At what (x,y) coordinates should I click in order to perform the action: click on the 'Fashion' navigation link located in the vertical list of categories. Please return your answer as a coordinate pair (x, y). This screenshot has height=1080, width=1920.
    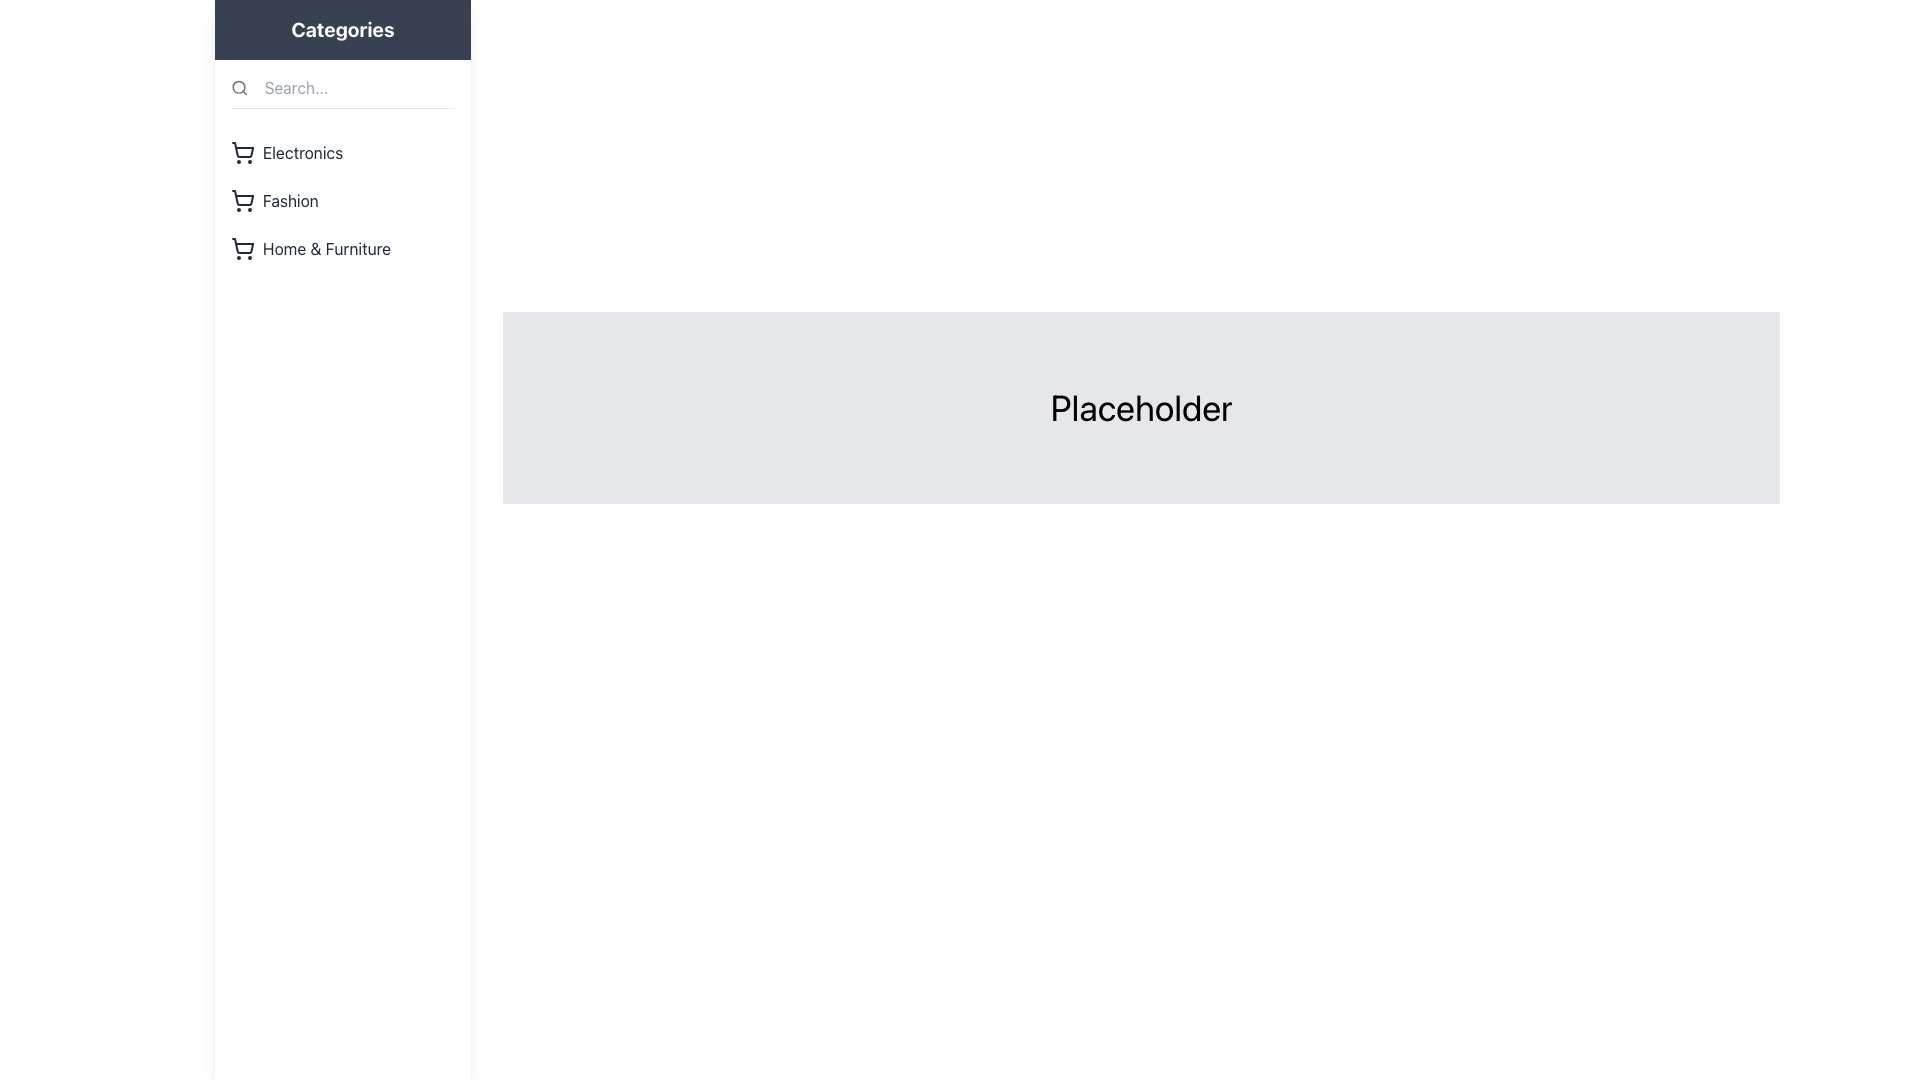
    Looking at the image, I should click on (342, 200).